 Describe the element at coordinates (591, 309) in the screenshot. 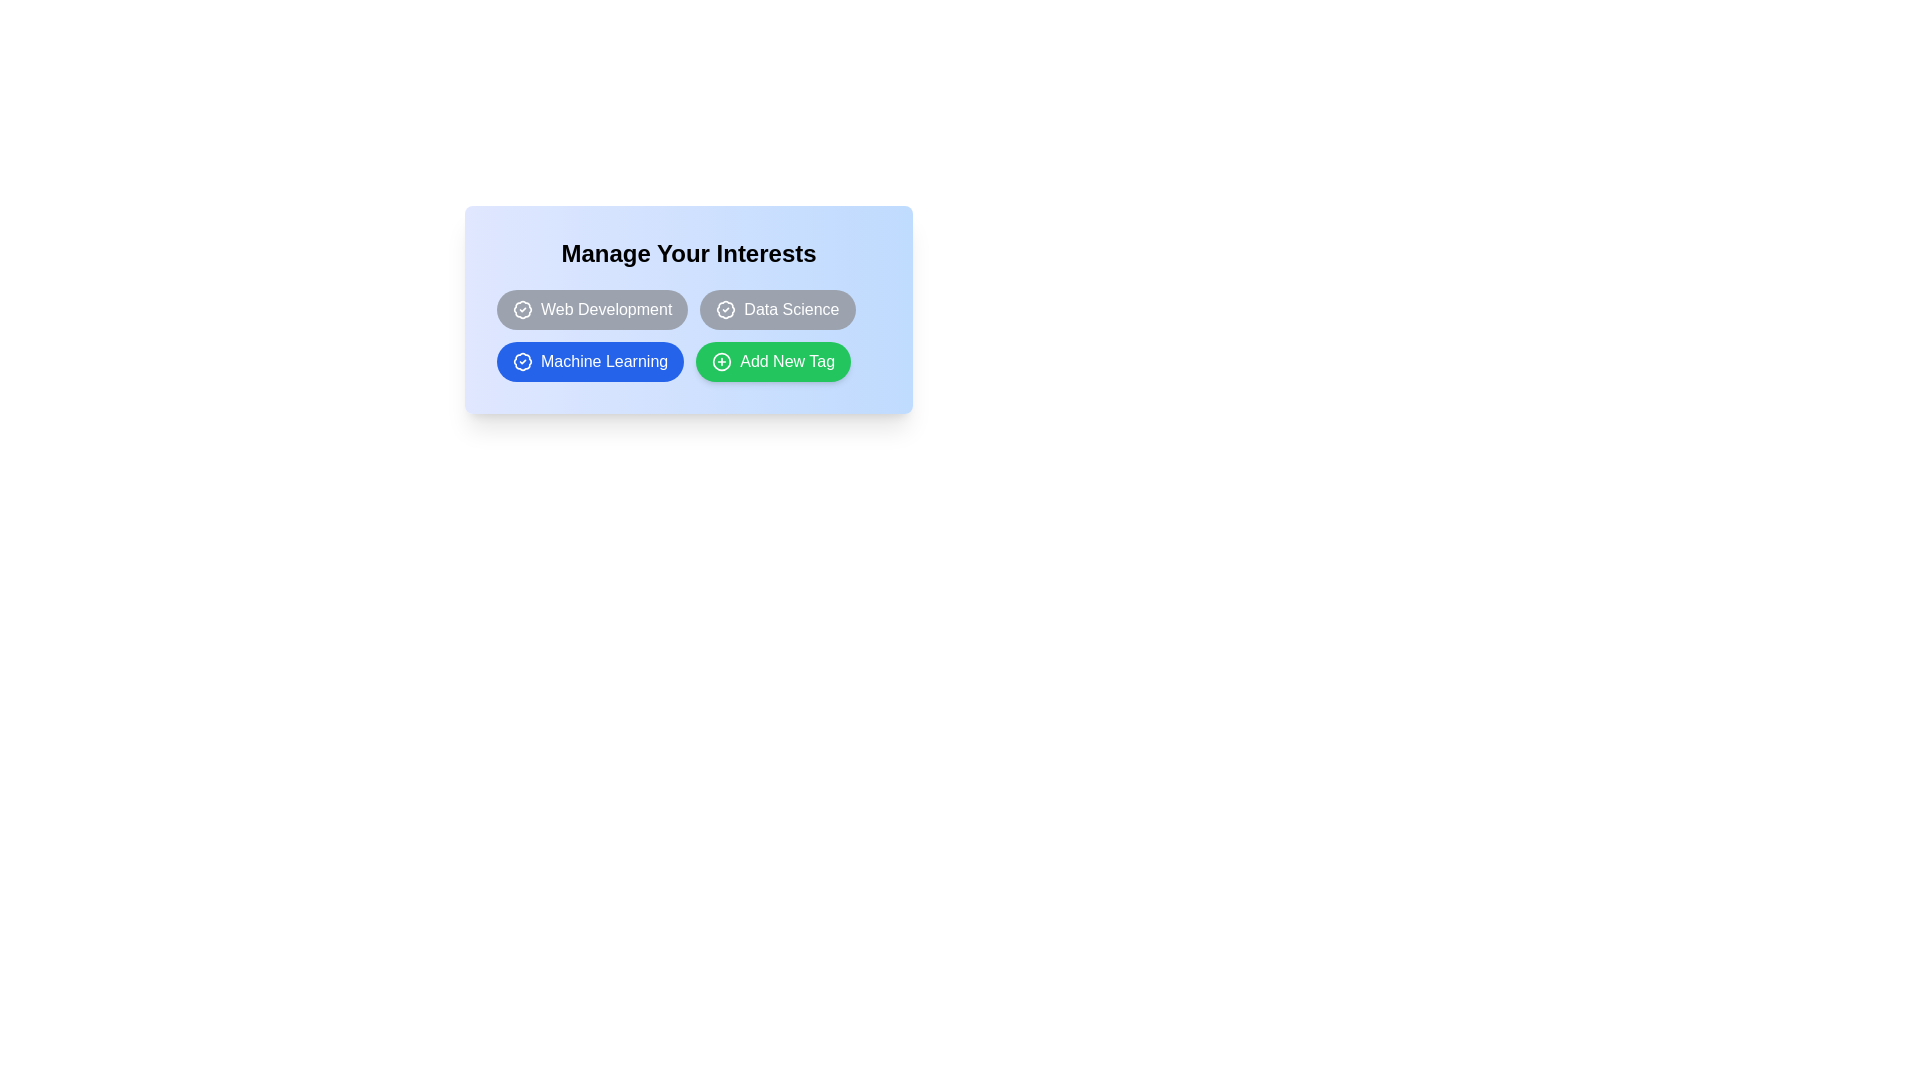

I see `the tag Web Development` at that location.